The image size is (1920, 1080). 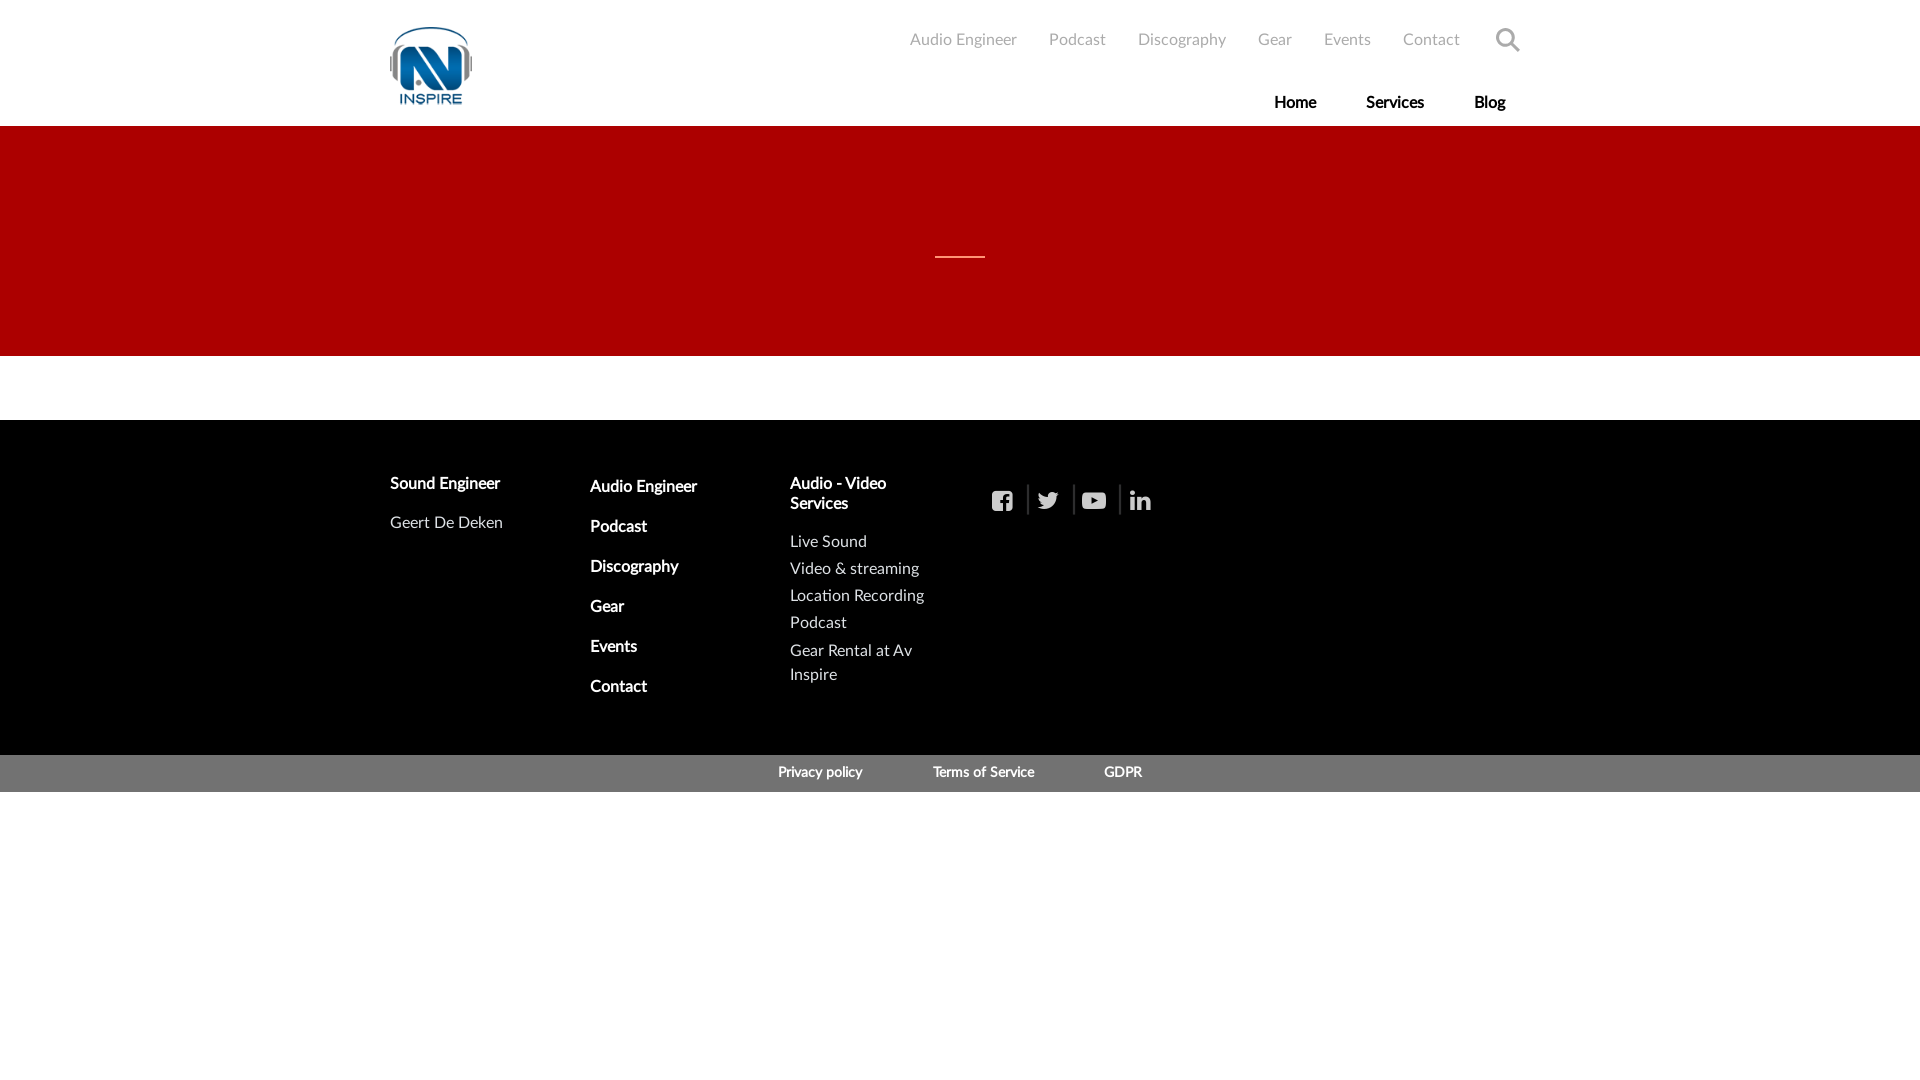 I want to click on 'GDPR', so click(x=1123, y=772).